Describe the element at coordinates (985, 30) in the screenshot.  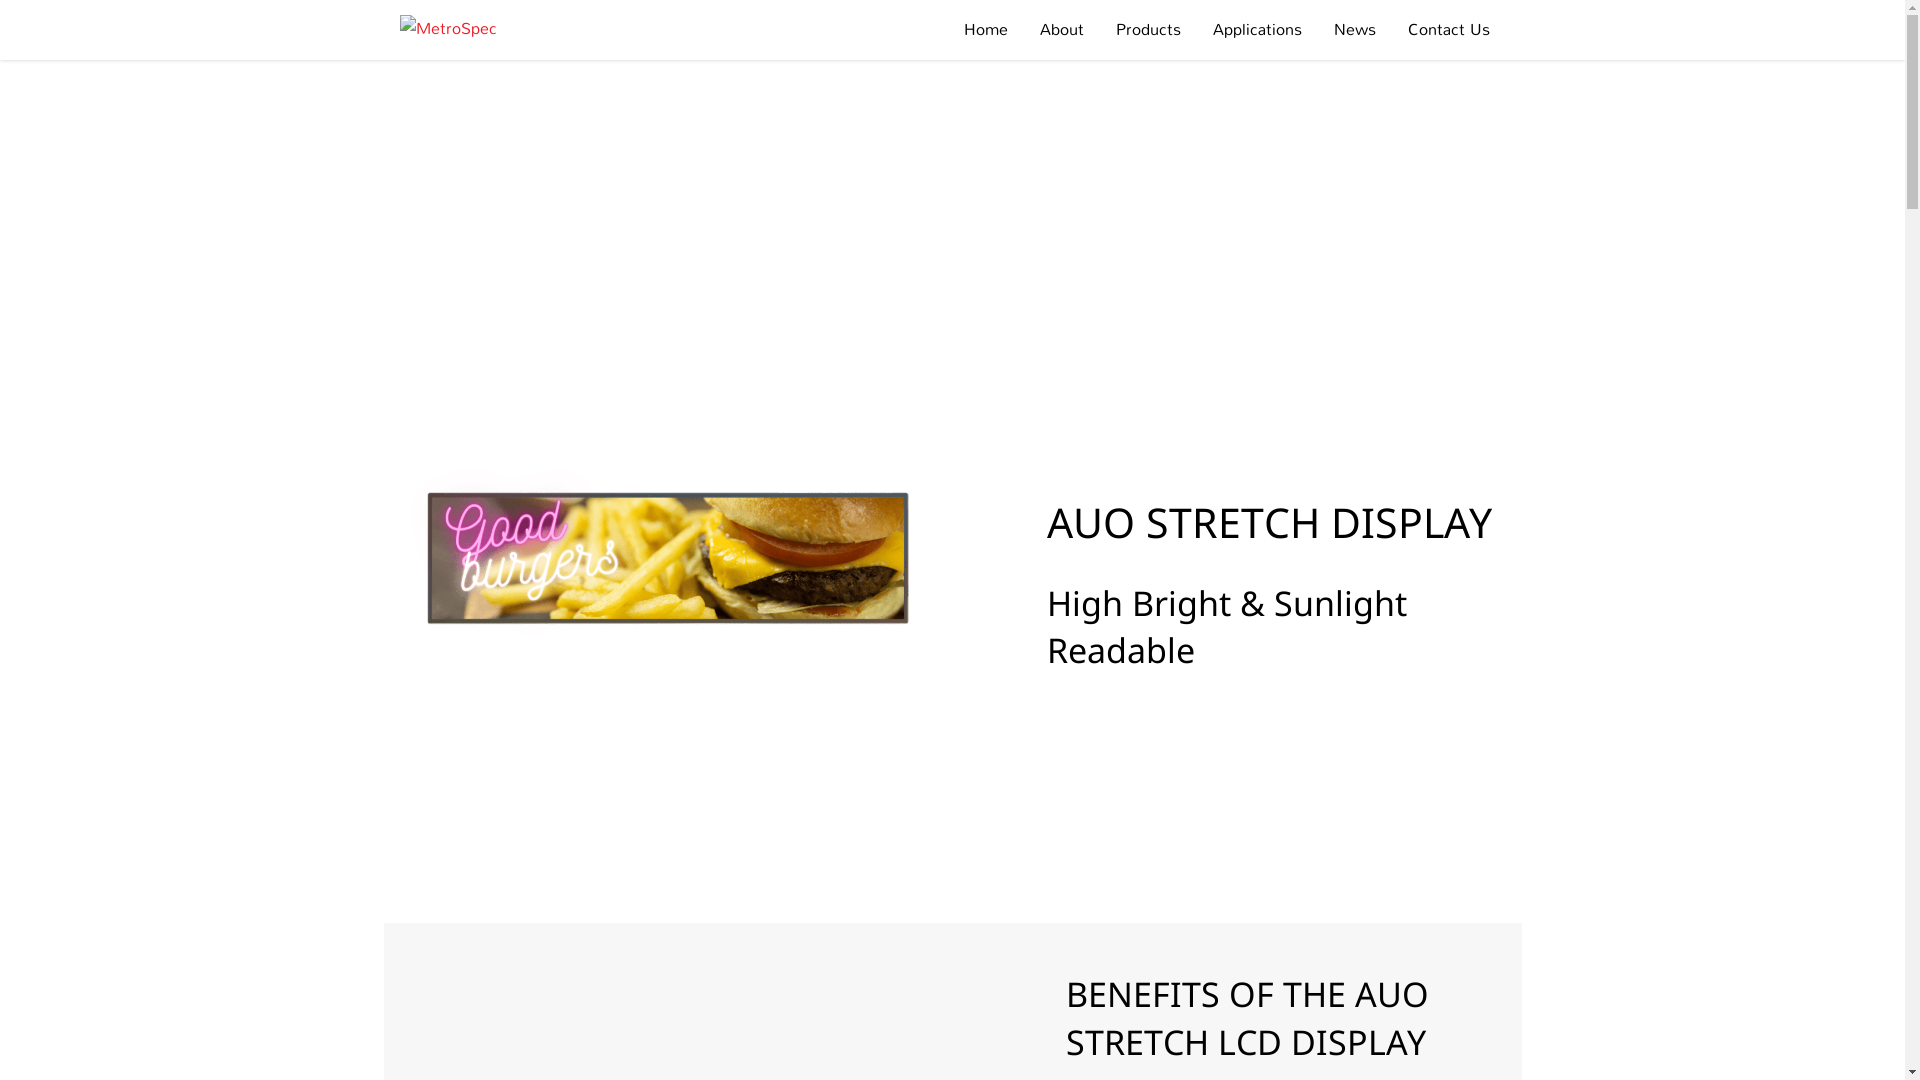
I see `'Home'` at that location.